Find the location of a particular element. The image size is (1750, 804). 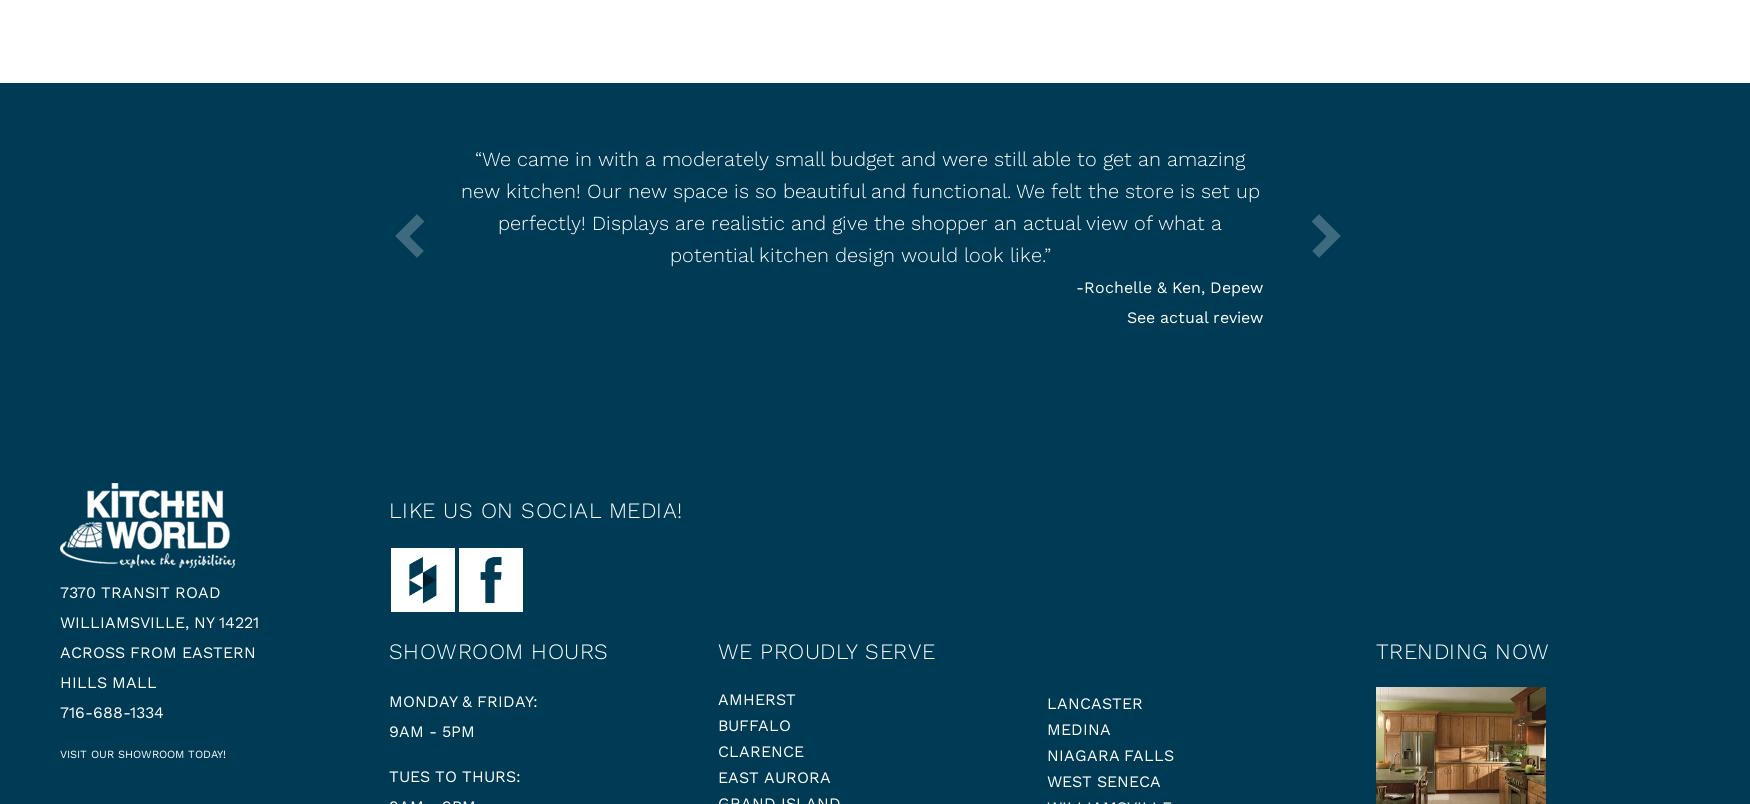

'BUFFALO' is located at coordinates (752, 725).